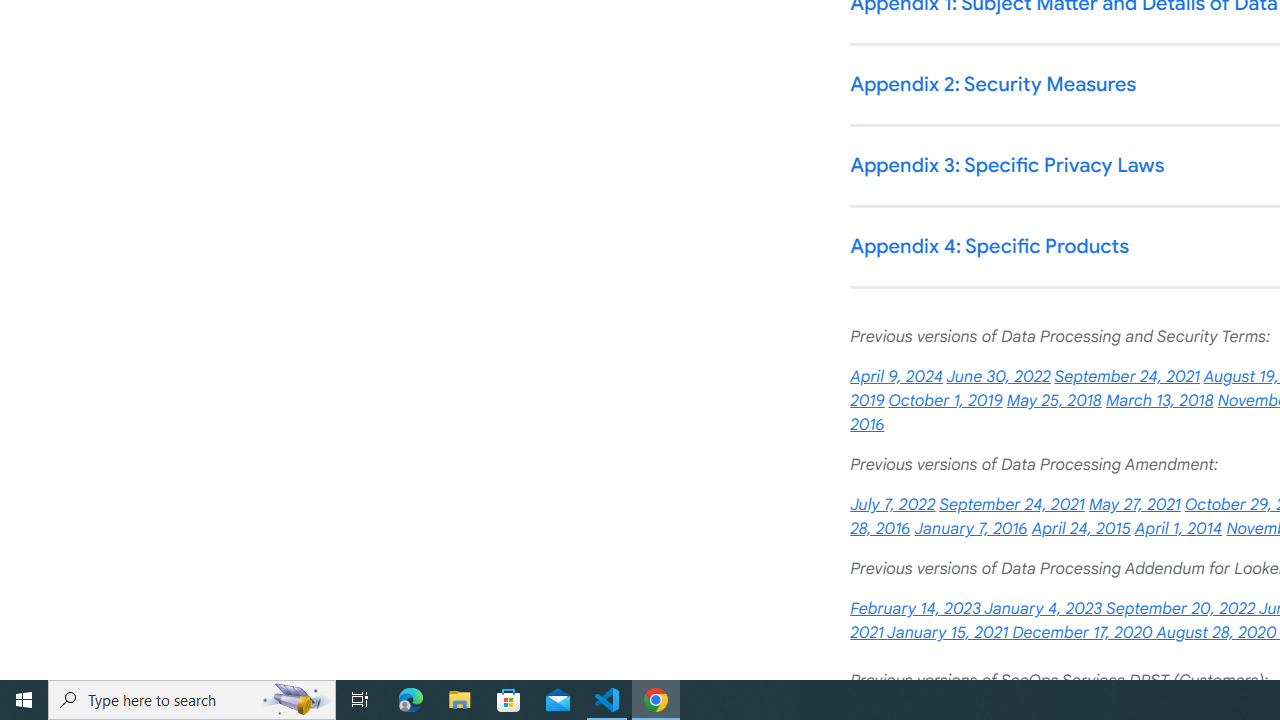 The width and height of the screenshot is (1280, 720). Describe the element at coordinates (1079, 528) in the screenshot. I see `'April 24, 2015'` at that location.